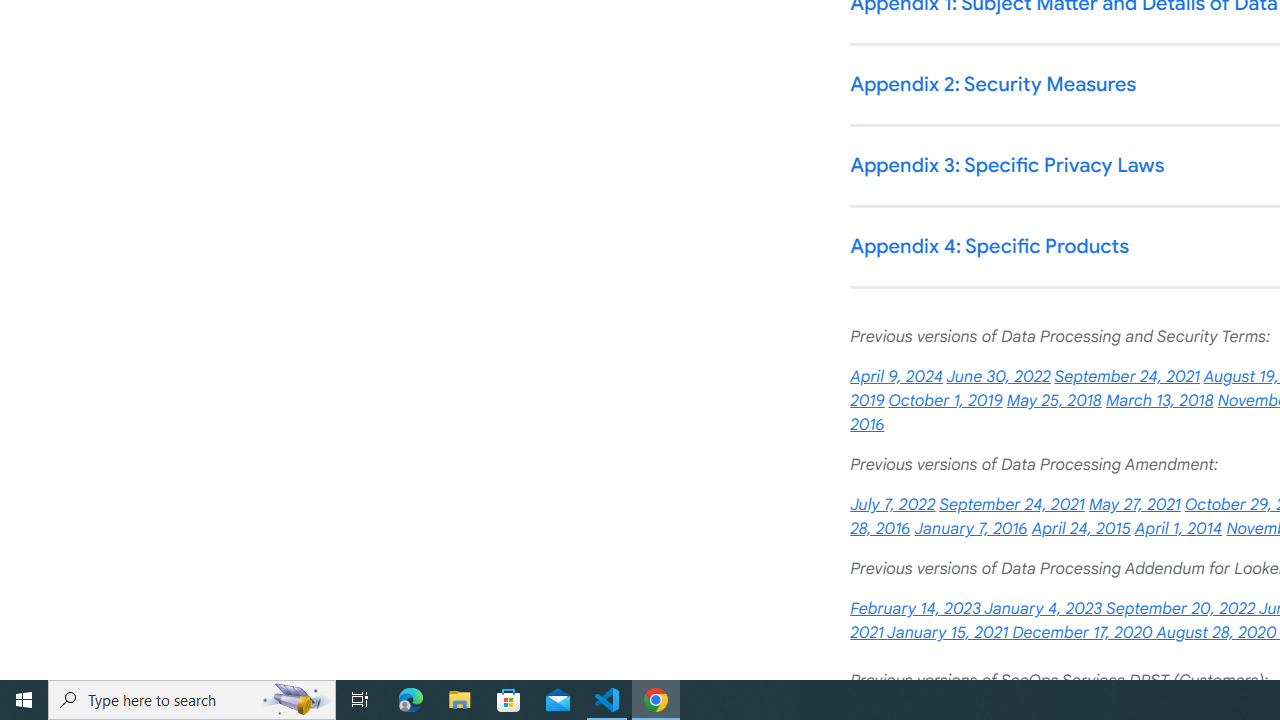 The width and height of the screenshot is (1280, 720). Describe the element at coordinates (1079, 528) in the screenshot. I see `'April 24, 2015'` at that location.